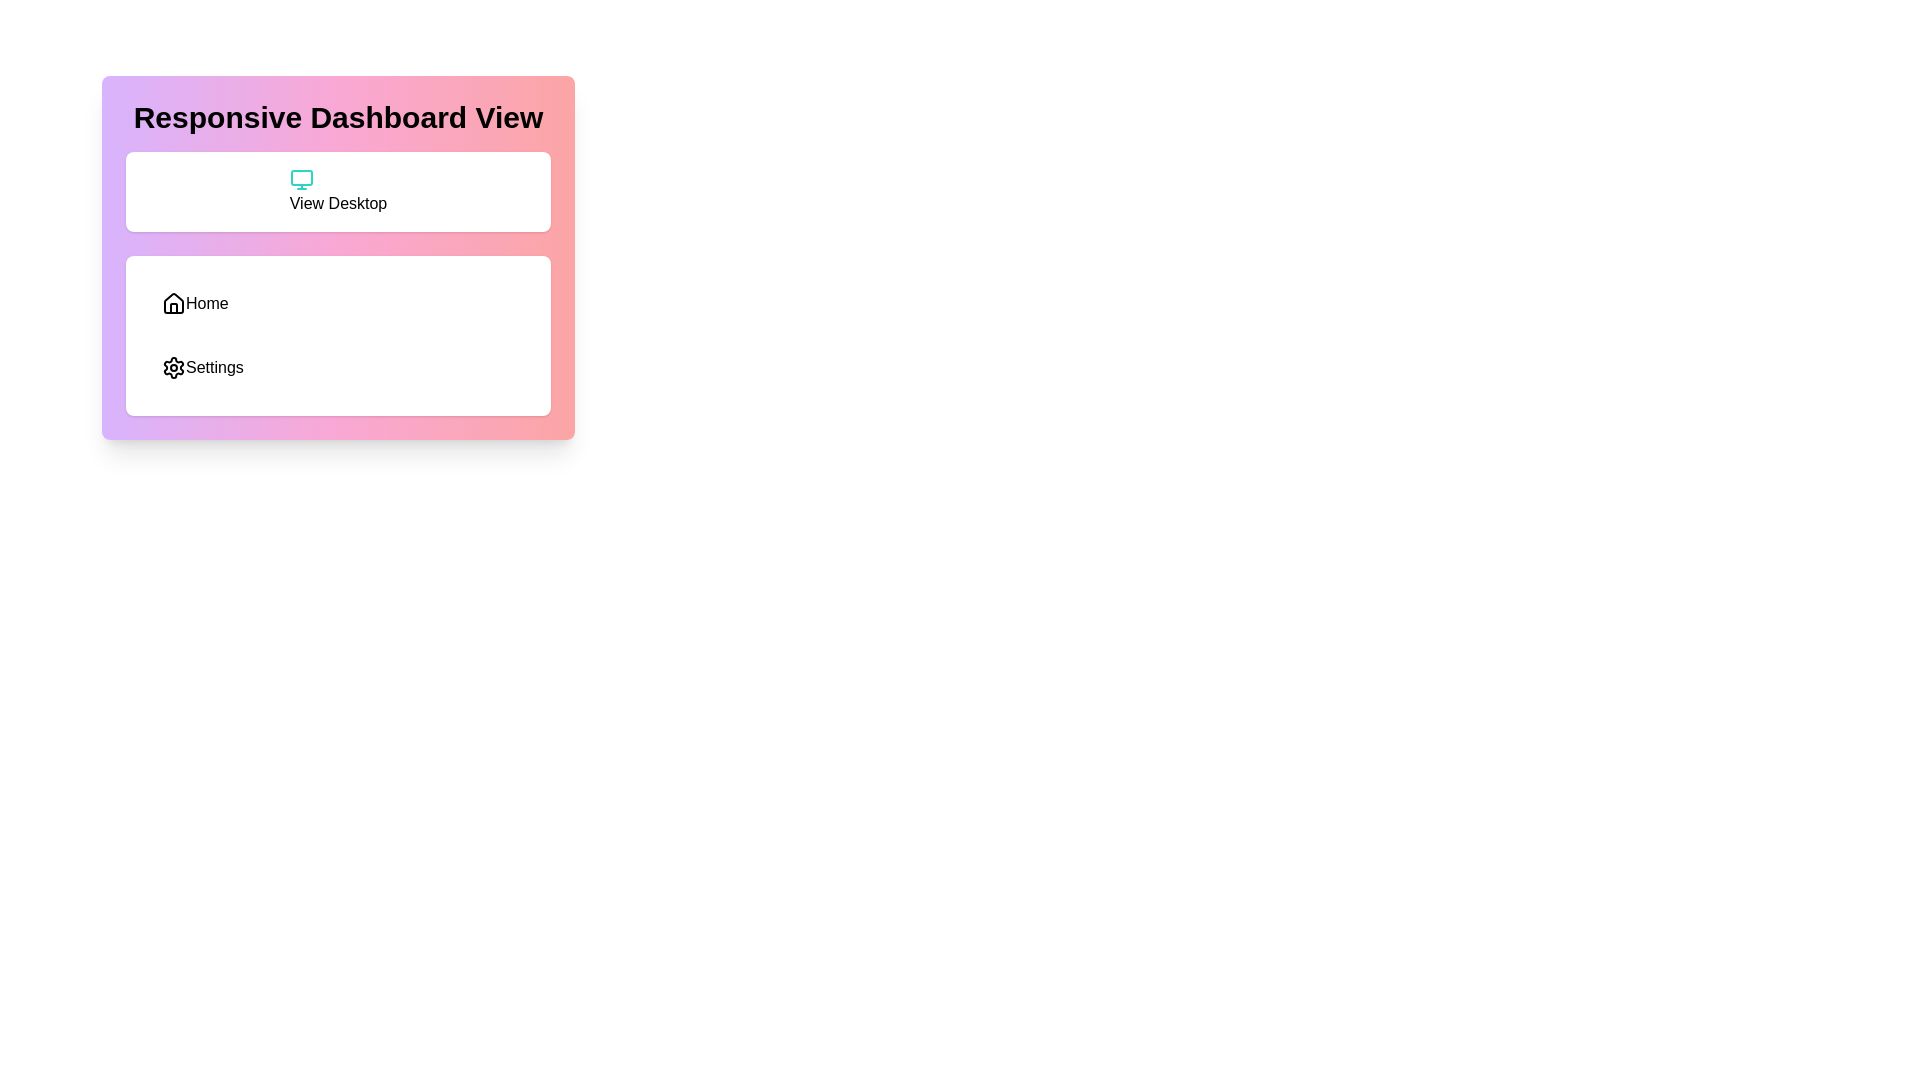 The width and height of the screenshot is (1920, 1080). Describe the element at coordinates (173, 367) in the screenshot. I see `the black gear icon, which represents settings or configuration, located below the 'Home' option` at that location.